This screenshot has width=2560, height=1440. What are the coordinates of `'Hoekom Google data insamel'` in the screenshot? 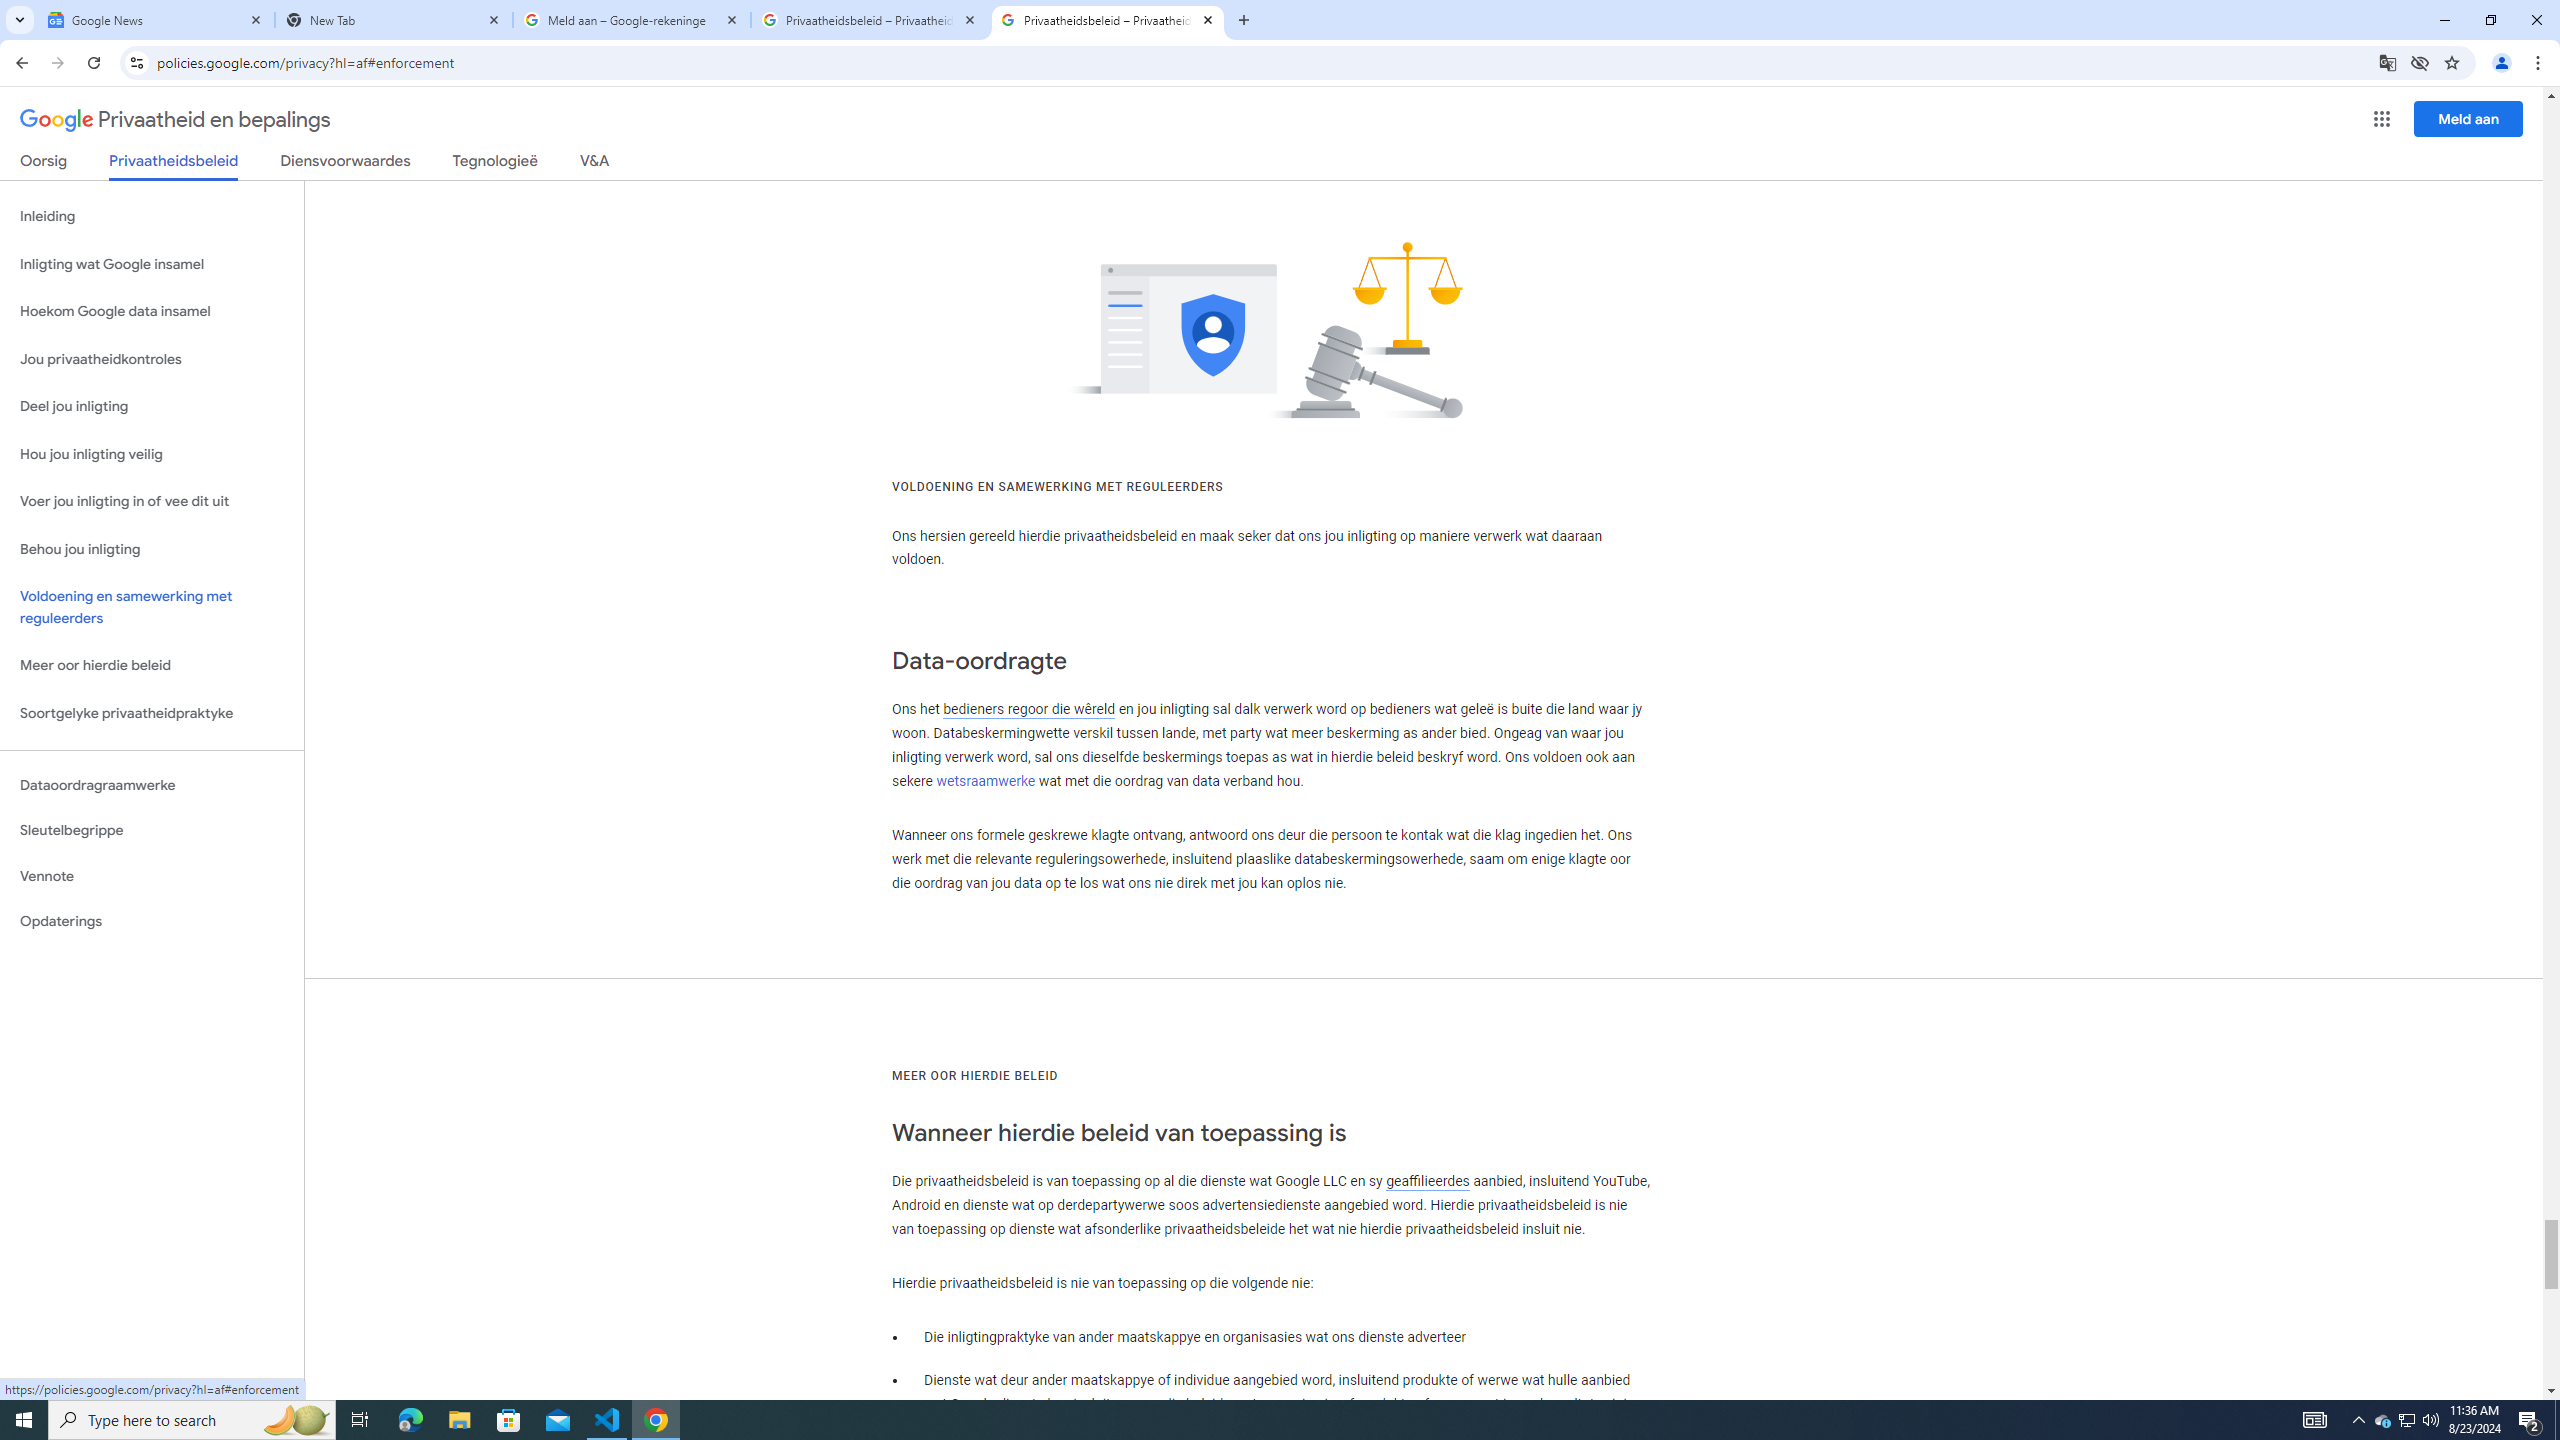 It's located at (151, 310).